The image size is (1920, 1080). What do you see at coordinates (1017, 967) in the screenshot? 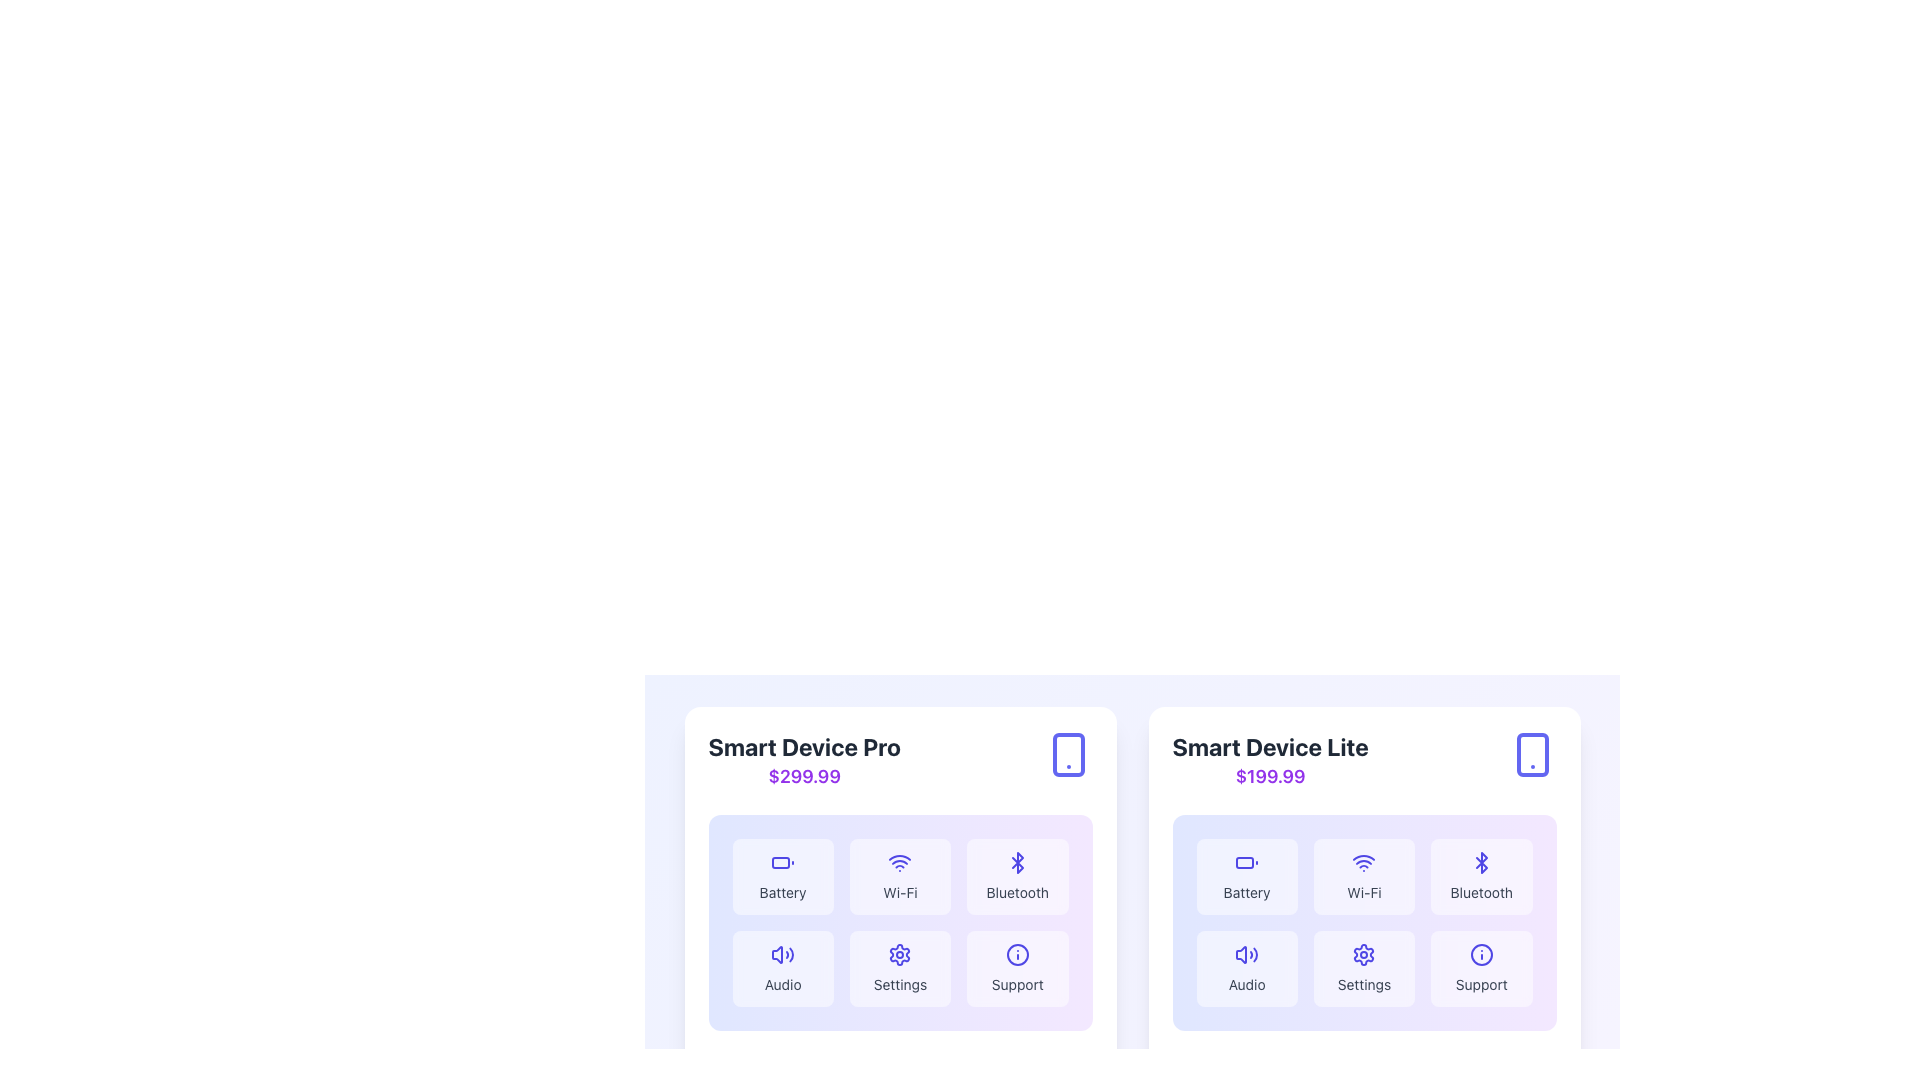
I see `the interactive support card located in the bottom-right corner of the 3x2 grid layout` at bounding box center [1017, 967].